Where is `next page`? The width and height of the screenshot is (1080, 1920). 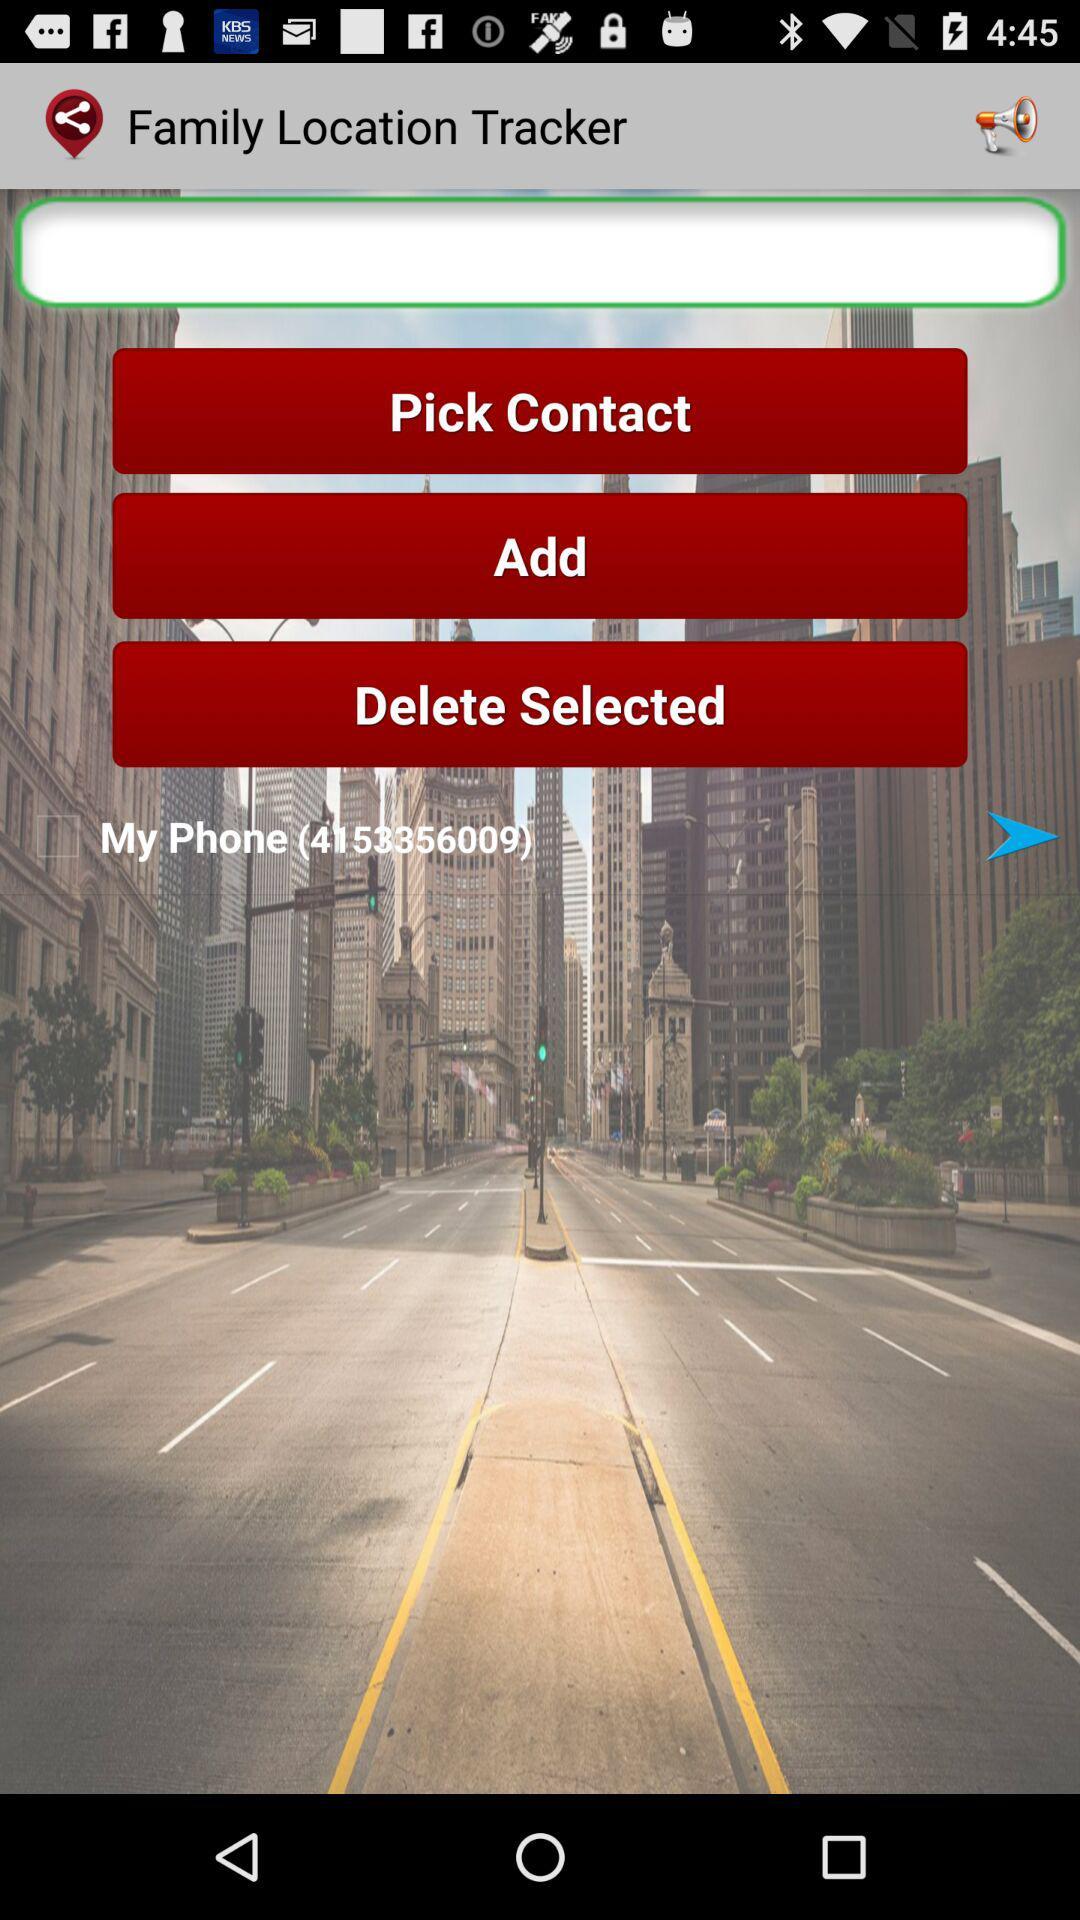
next page is located at coordinates (1022, 836).